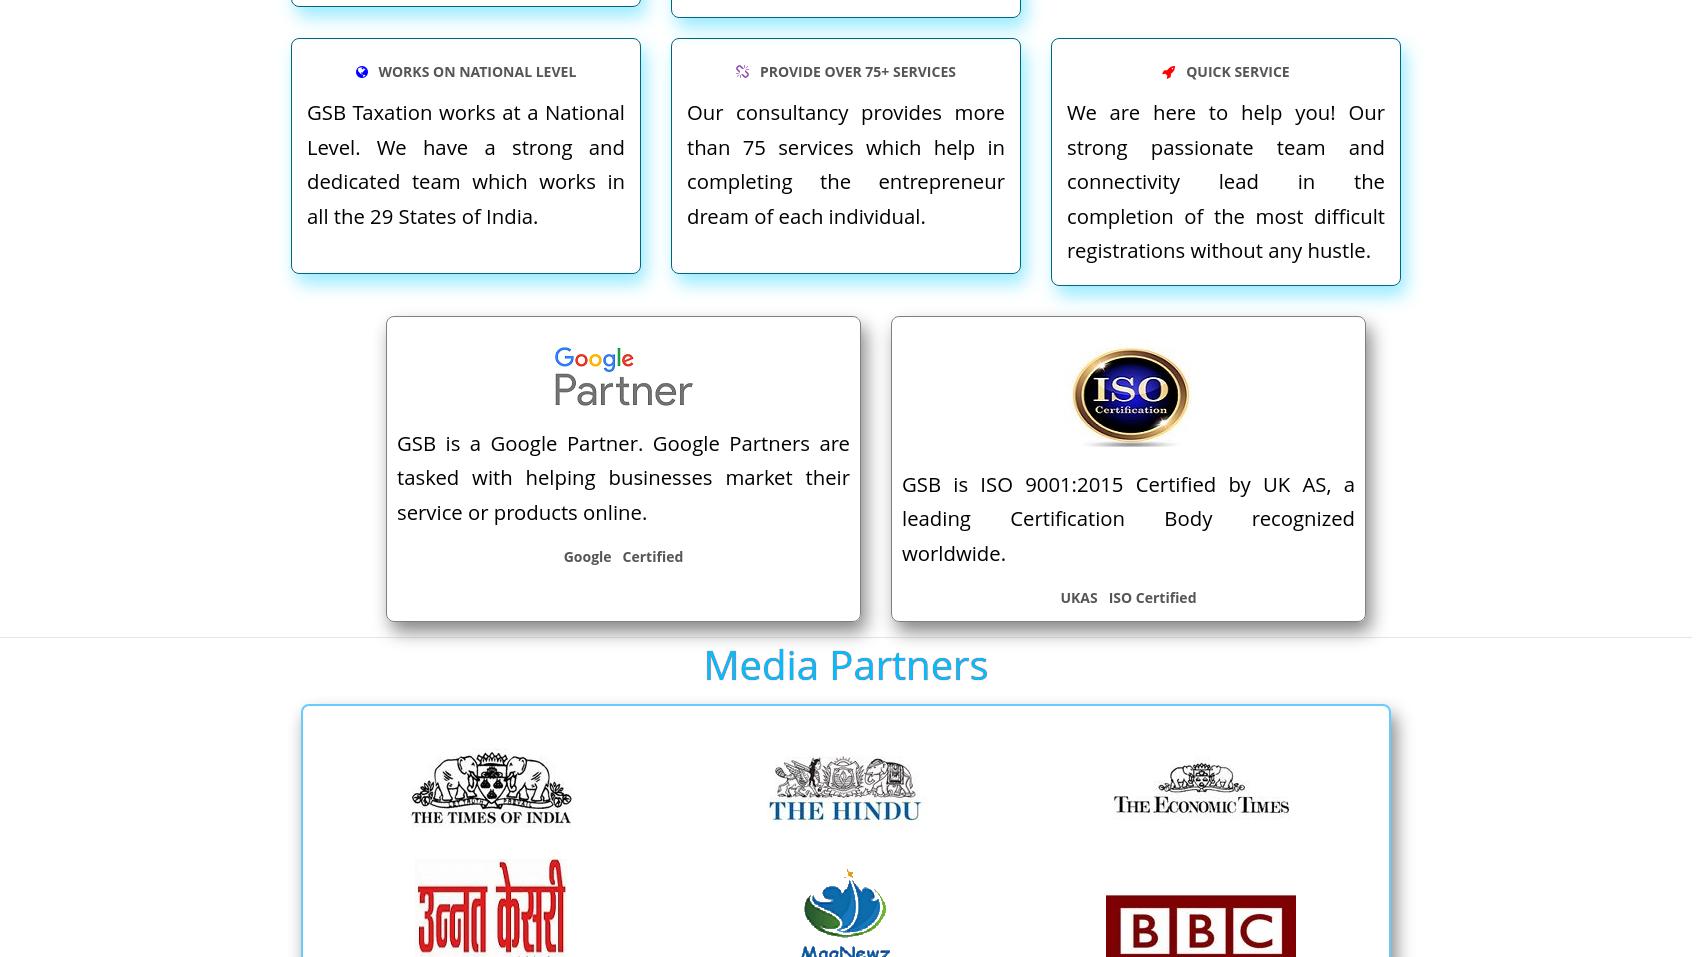 The image size is (1707, 957). I want to click on 'GSB Taxation works at a National Level. We have a strong and dedicated team which works in all the 29 States of India.', so click(466, 163).